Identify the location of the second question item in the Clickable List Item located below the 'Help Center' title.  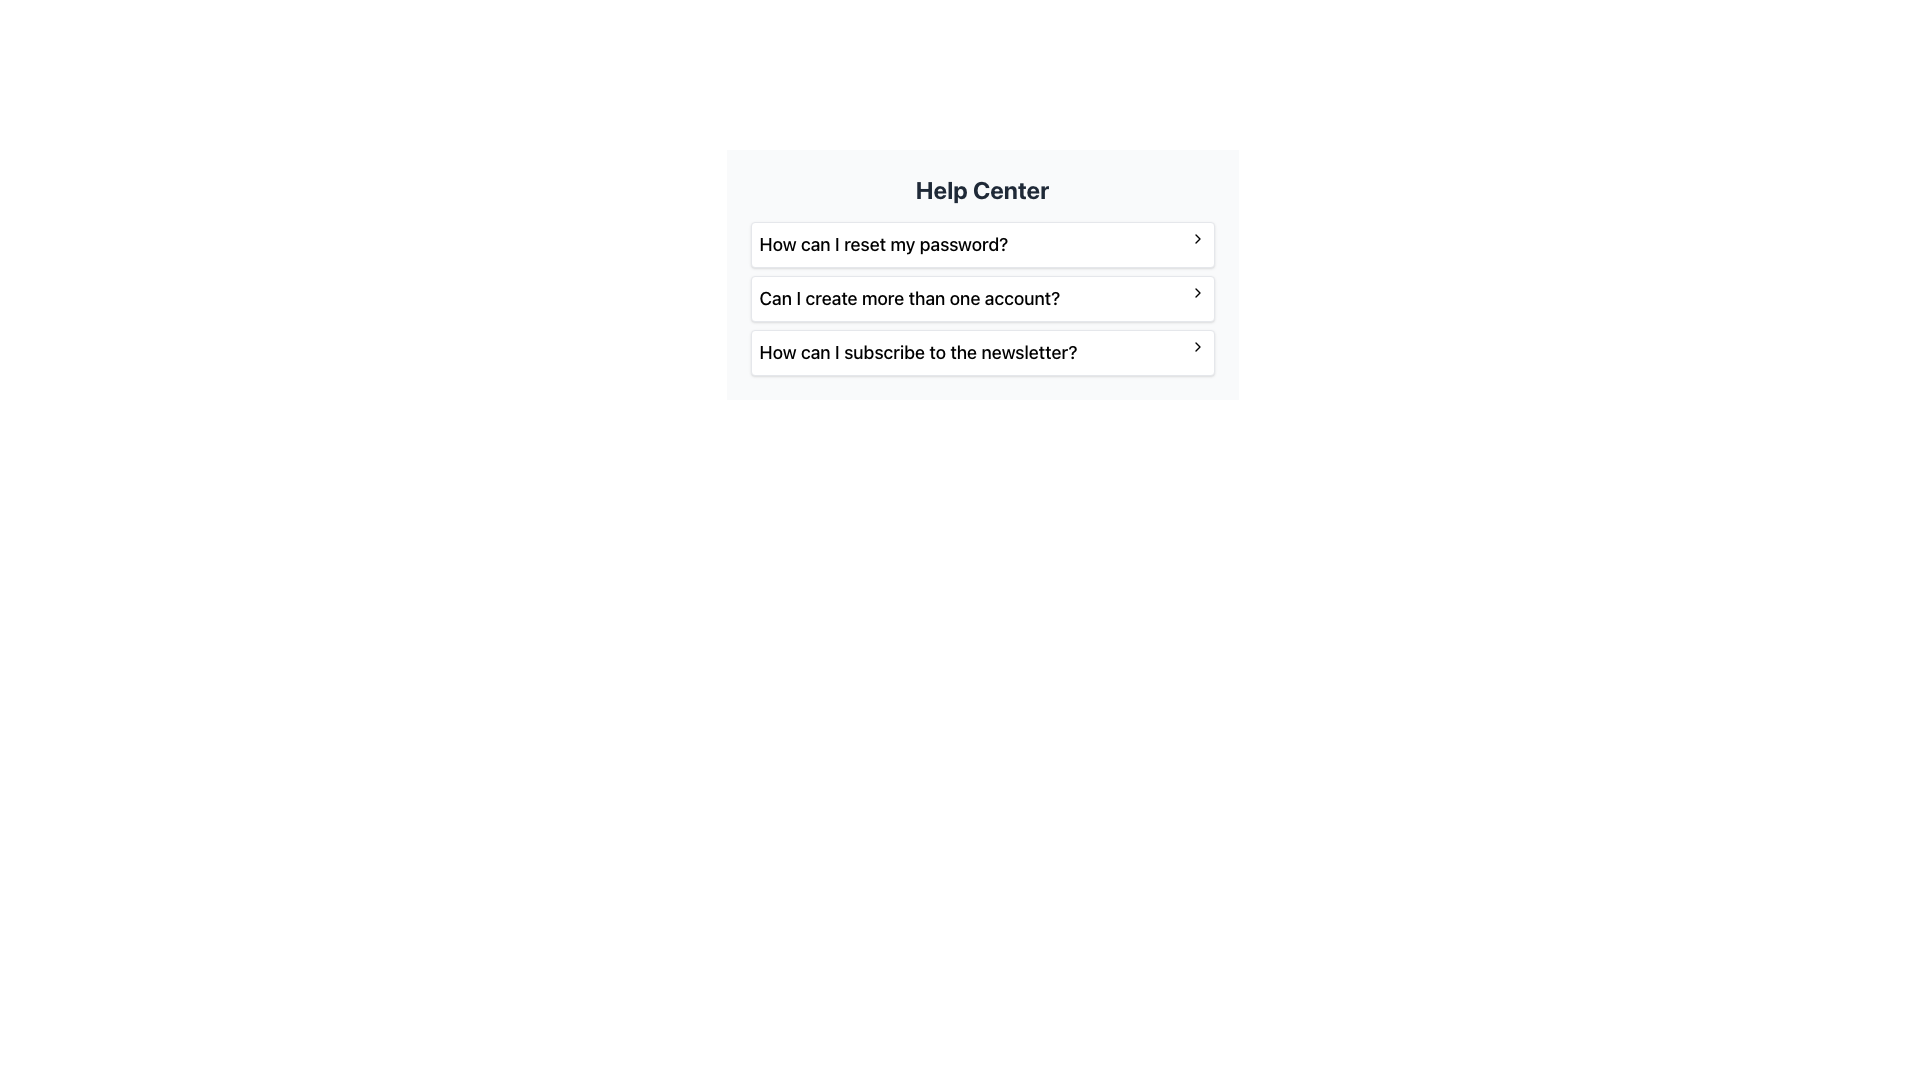
(982, 274).